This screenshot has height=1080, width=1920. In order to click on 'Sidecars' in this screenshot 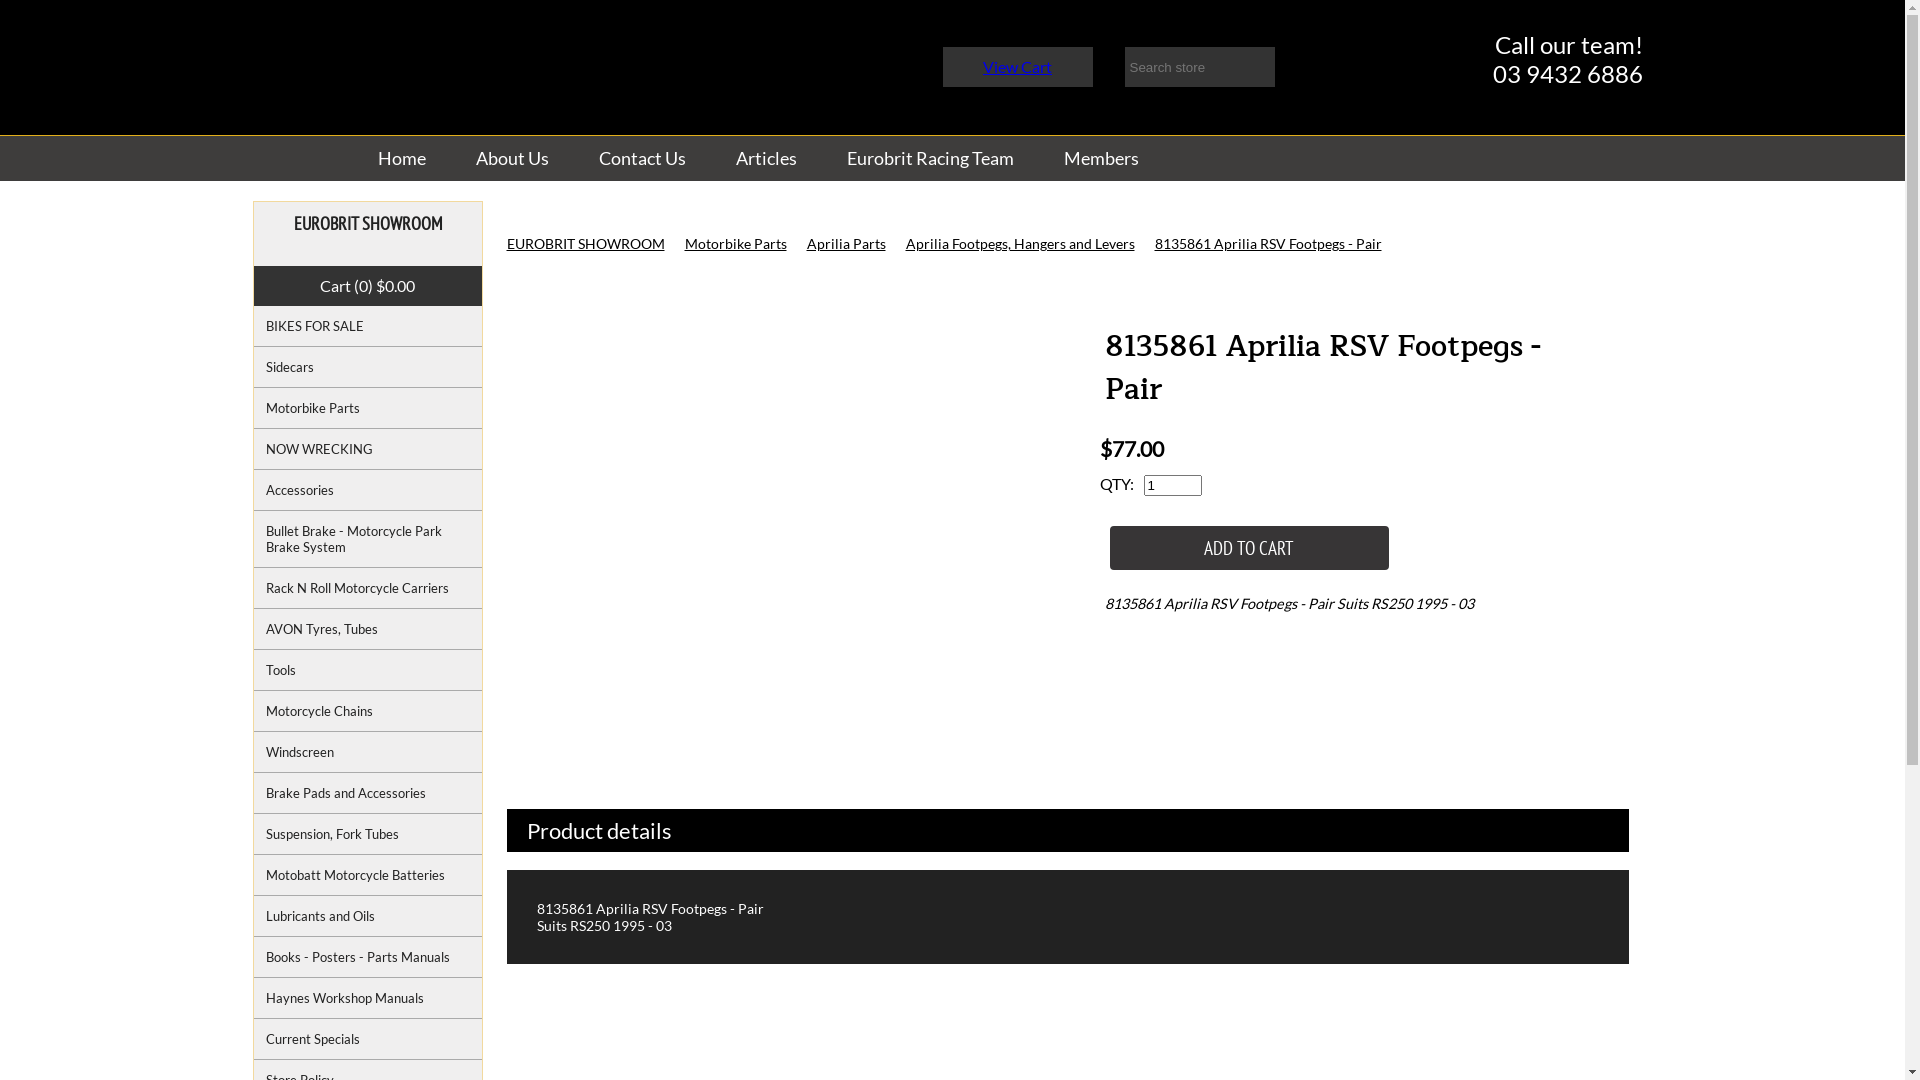, I will do `click(368, 367)`.